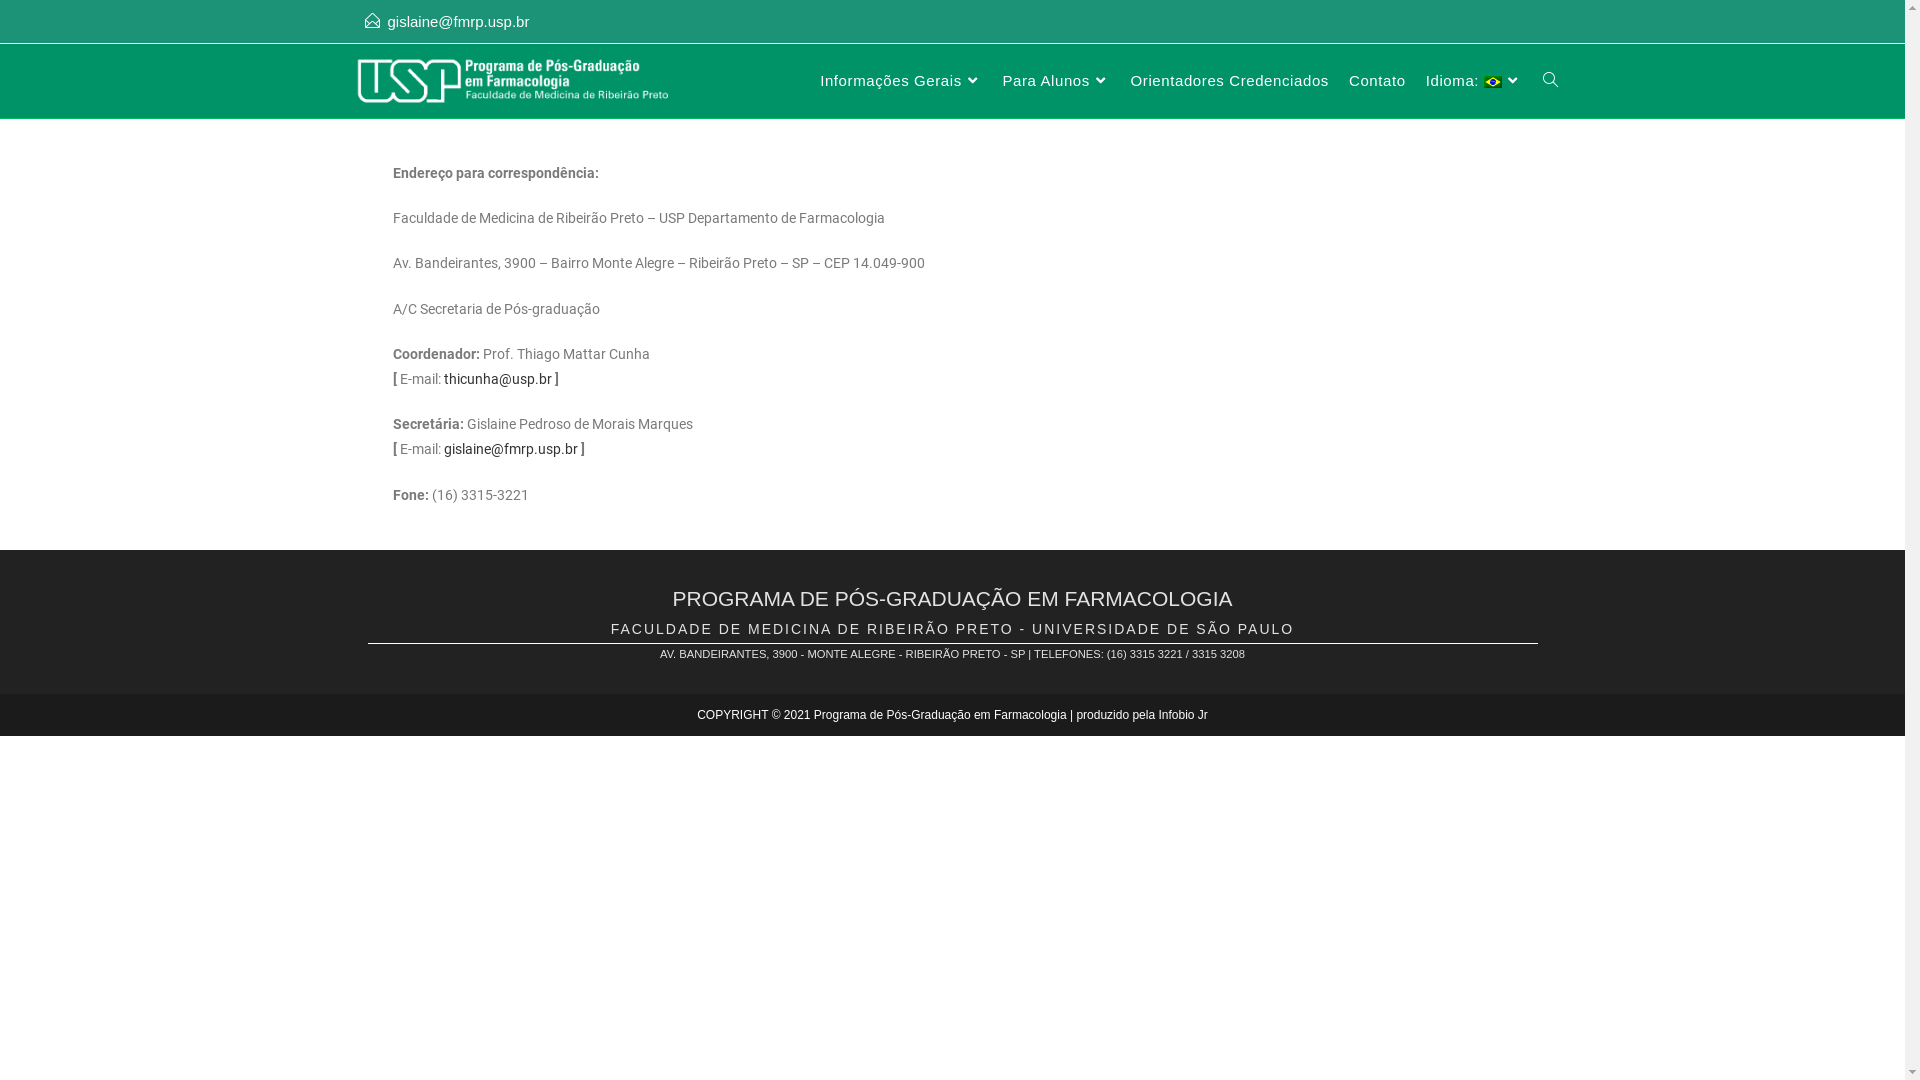  Describe the element at coordinates (510, 447) in the screenshot. I see `'gislaine@fmrp.usp.br'` at that location.